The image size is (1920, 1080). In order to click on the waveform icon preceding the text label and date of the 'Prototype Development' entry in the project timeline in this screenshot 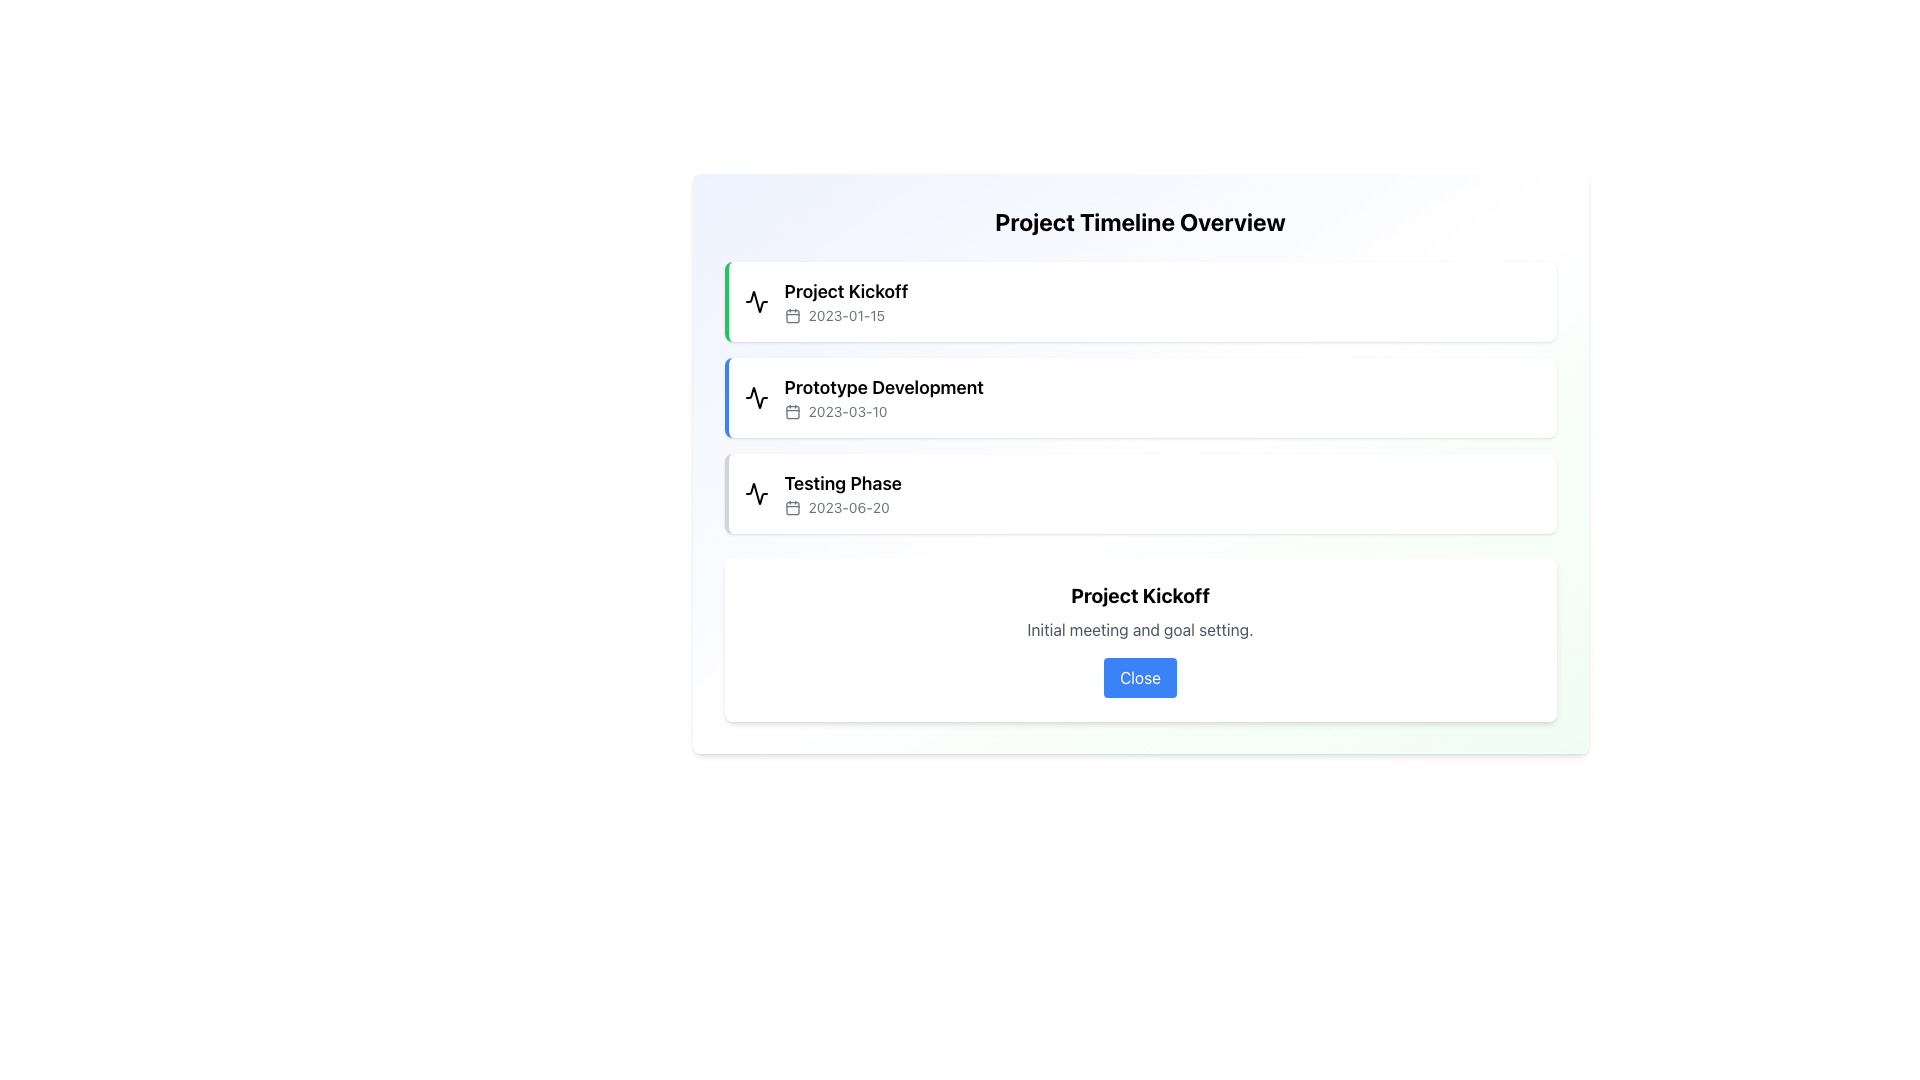, I will do `click(755, 397)`.